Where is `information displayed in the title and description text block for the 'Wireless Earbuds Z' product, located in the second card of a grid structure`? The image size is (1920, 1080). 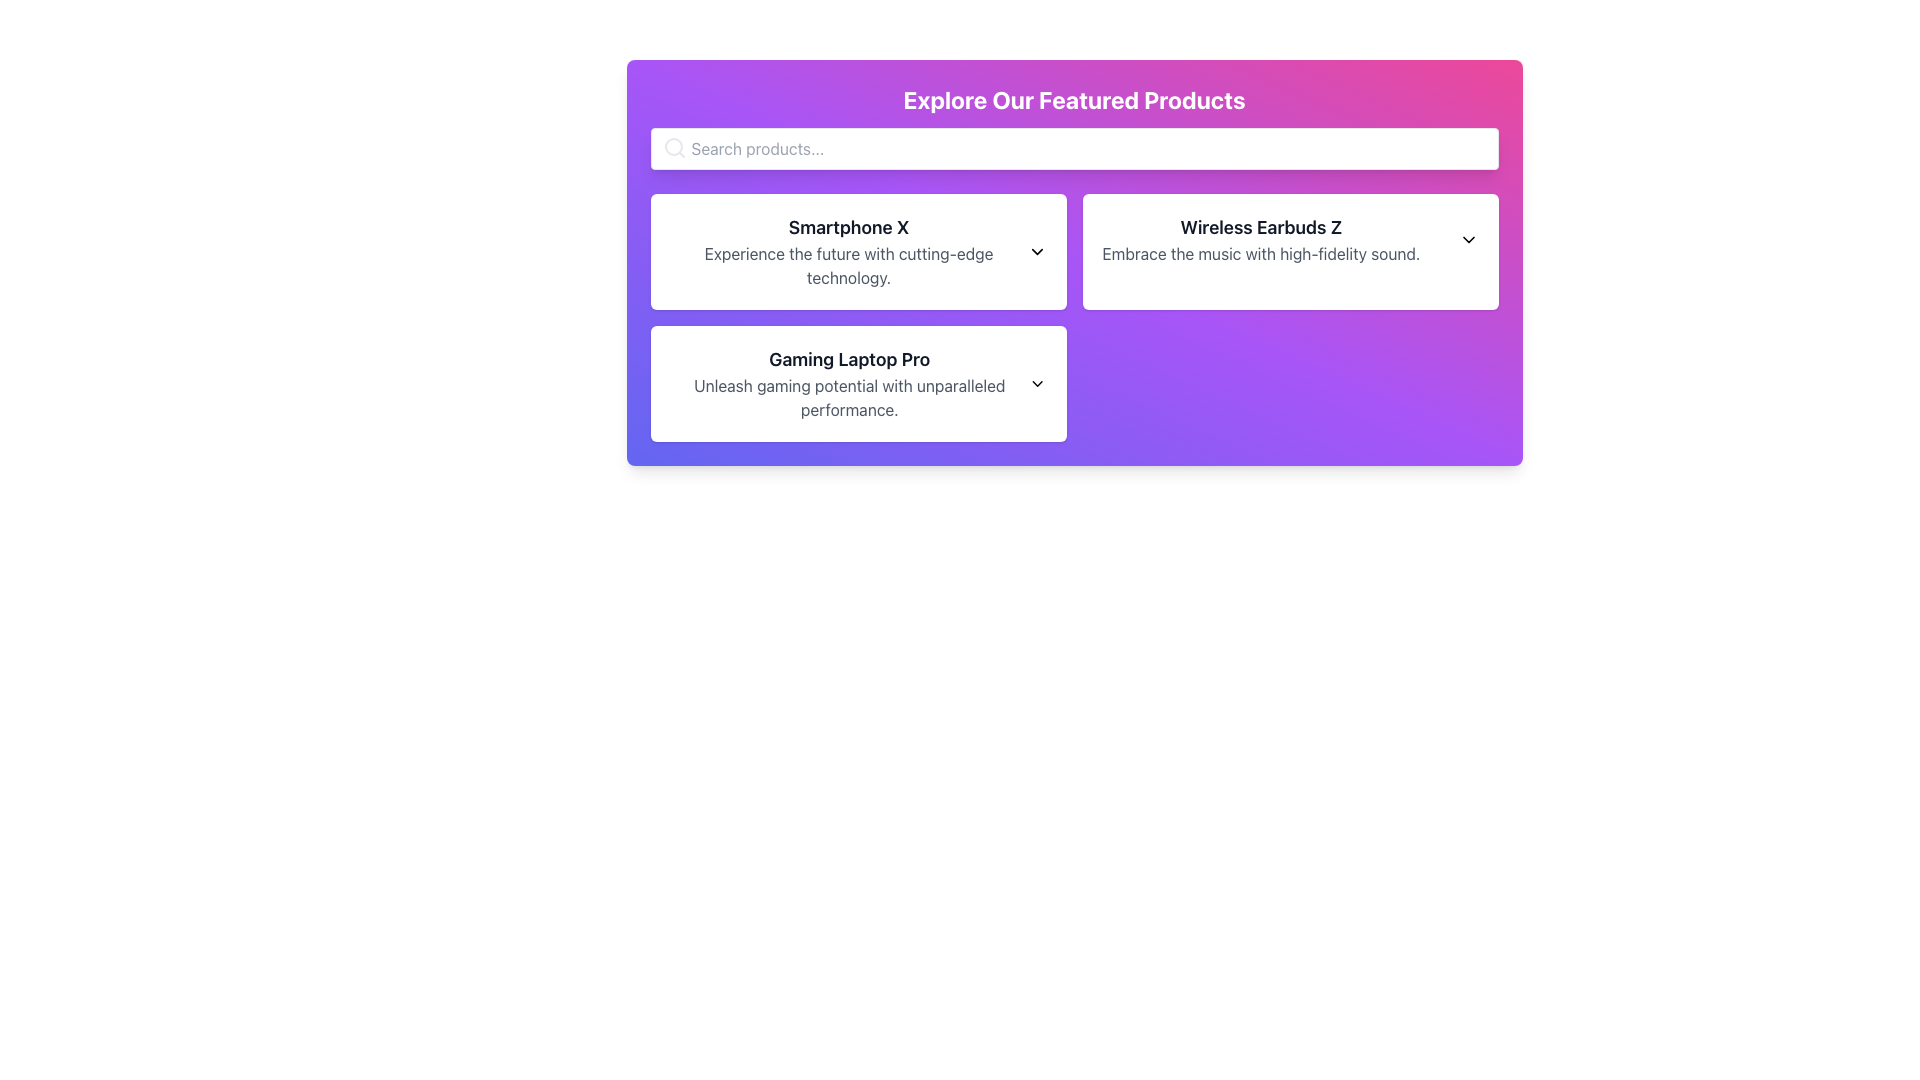 information displayed in the title and description text block for the 'Wireless Earbuds Z' product, located in the second card of a grid structure is located at coordinates (1260, 238).